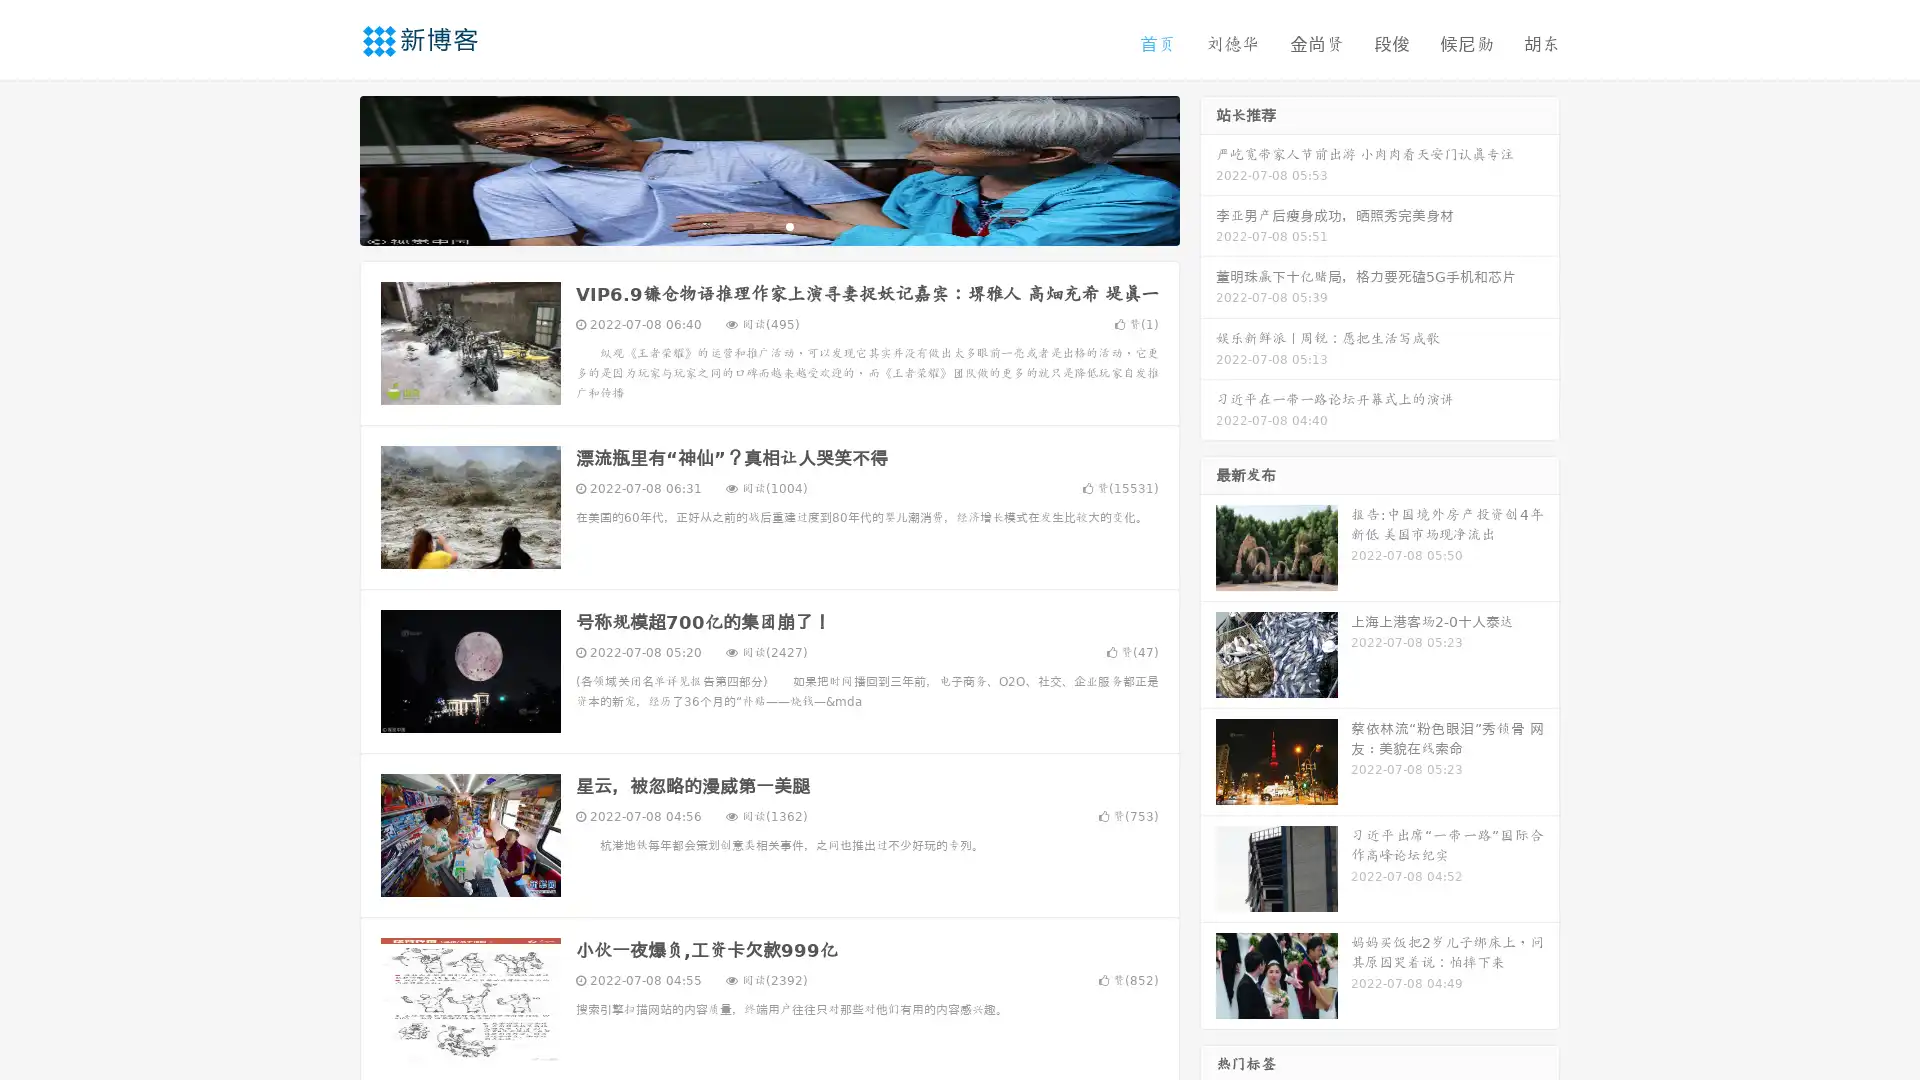  What do you see at coordinates (768, 225) in the screenshot?
I see `Go to slide 2` at bounding box center [768, 225].